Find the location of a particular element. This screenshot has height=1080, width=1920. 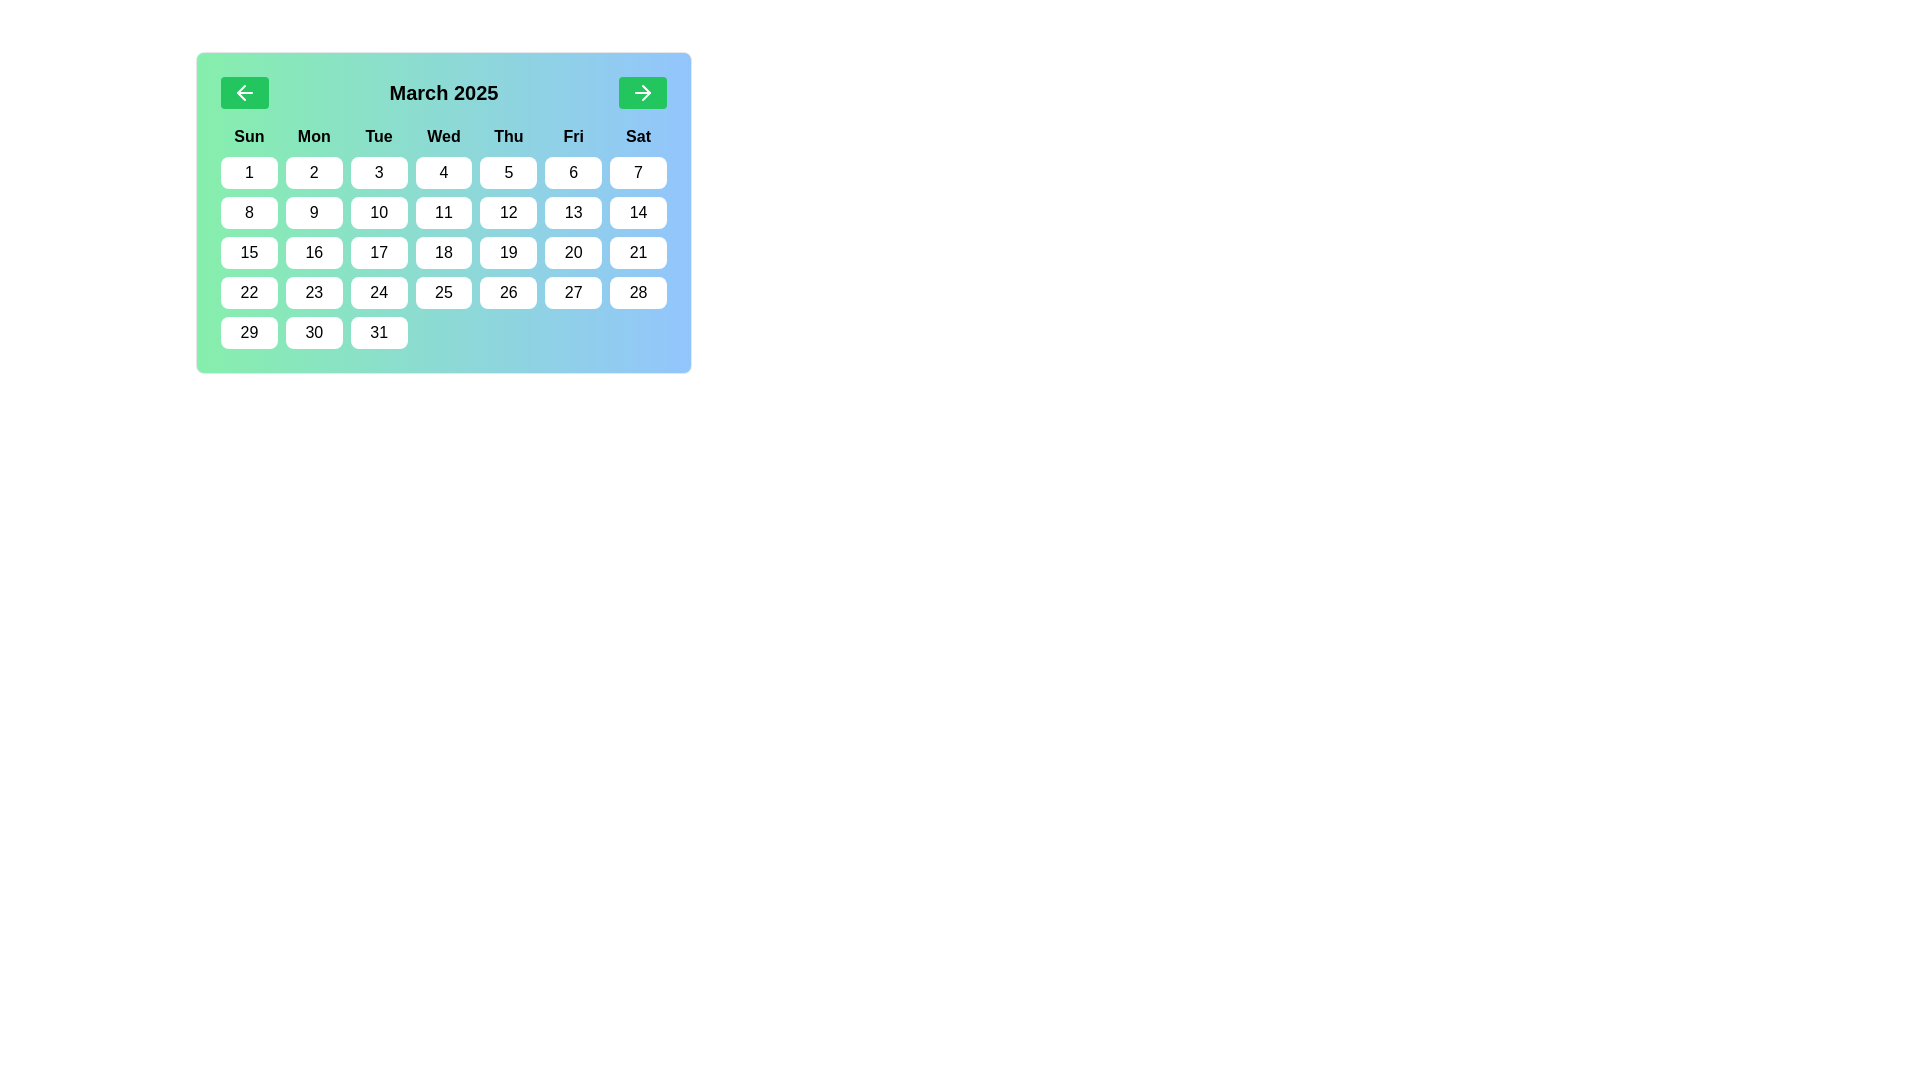

the Text label displaying 'Wed', which is the fourth weekday abbreviation in a row at the top of the calendar interface is located at coordinates (442, 136).